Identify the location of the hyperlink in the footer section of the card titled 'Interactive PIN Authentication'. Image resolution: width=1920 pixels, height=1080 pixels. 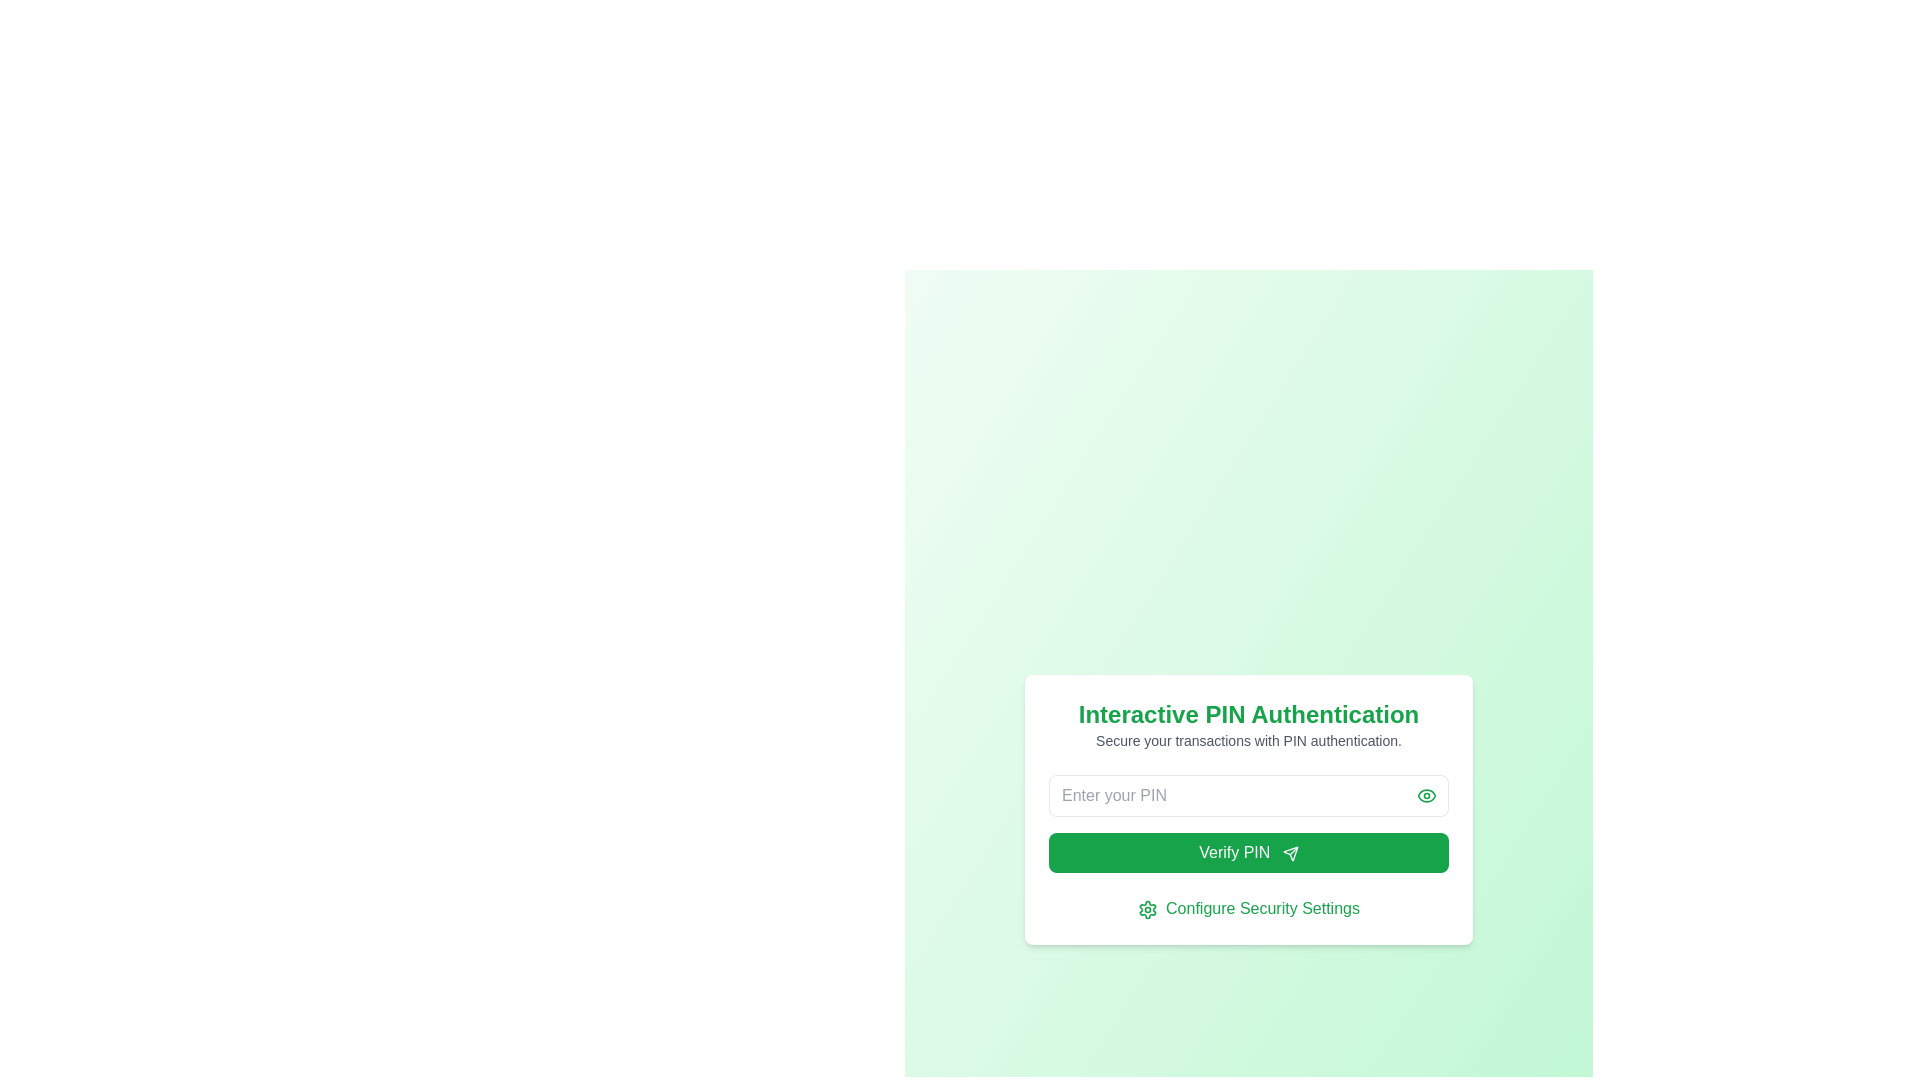
(1261, 907).